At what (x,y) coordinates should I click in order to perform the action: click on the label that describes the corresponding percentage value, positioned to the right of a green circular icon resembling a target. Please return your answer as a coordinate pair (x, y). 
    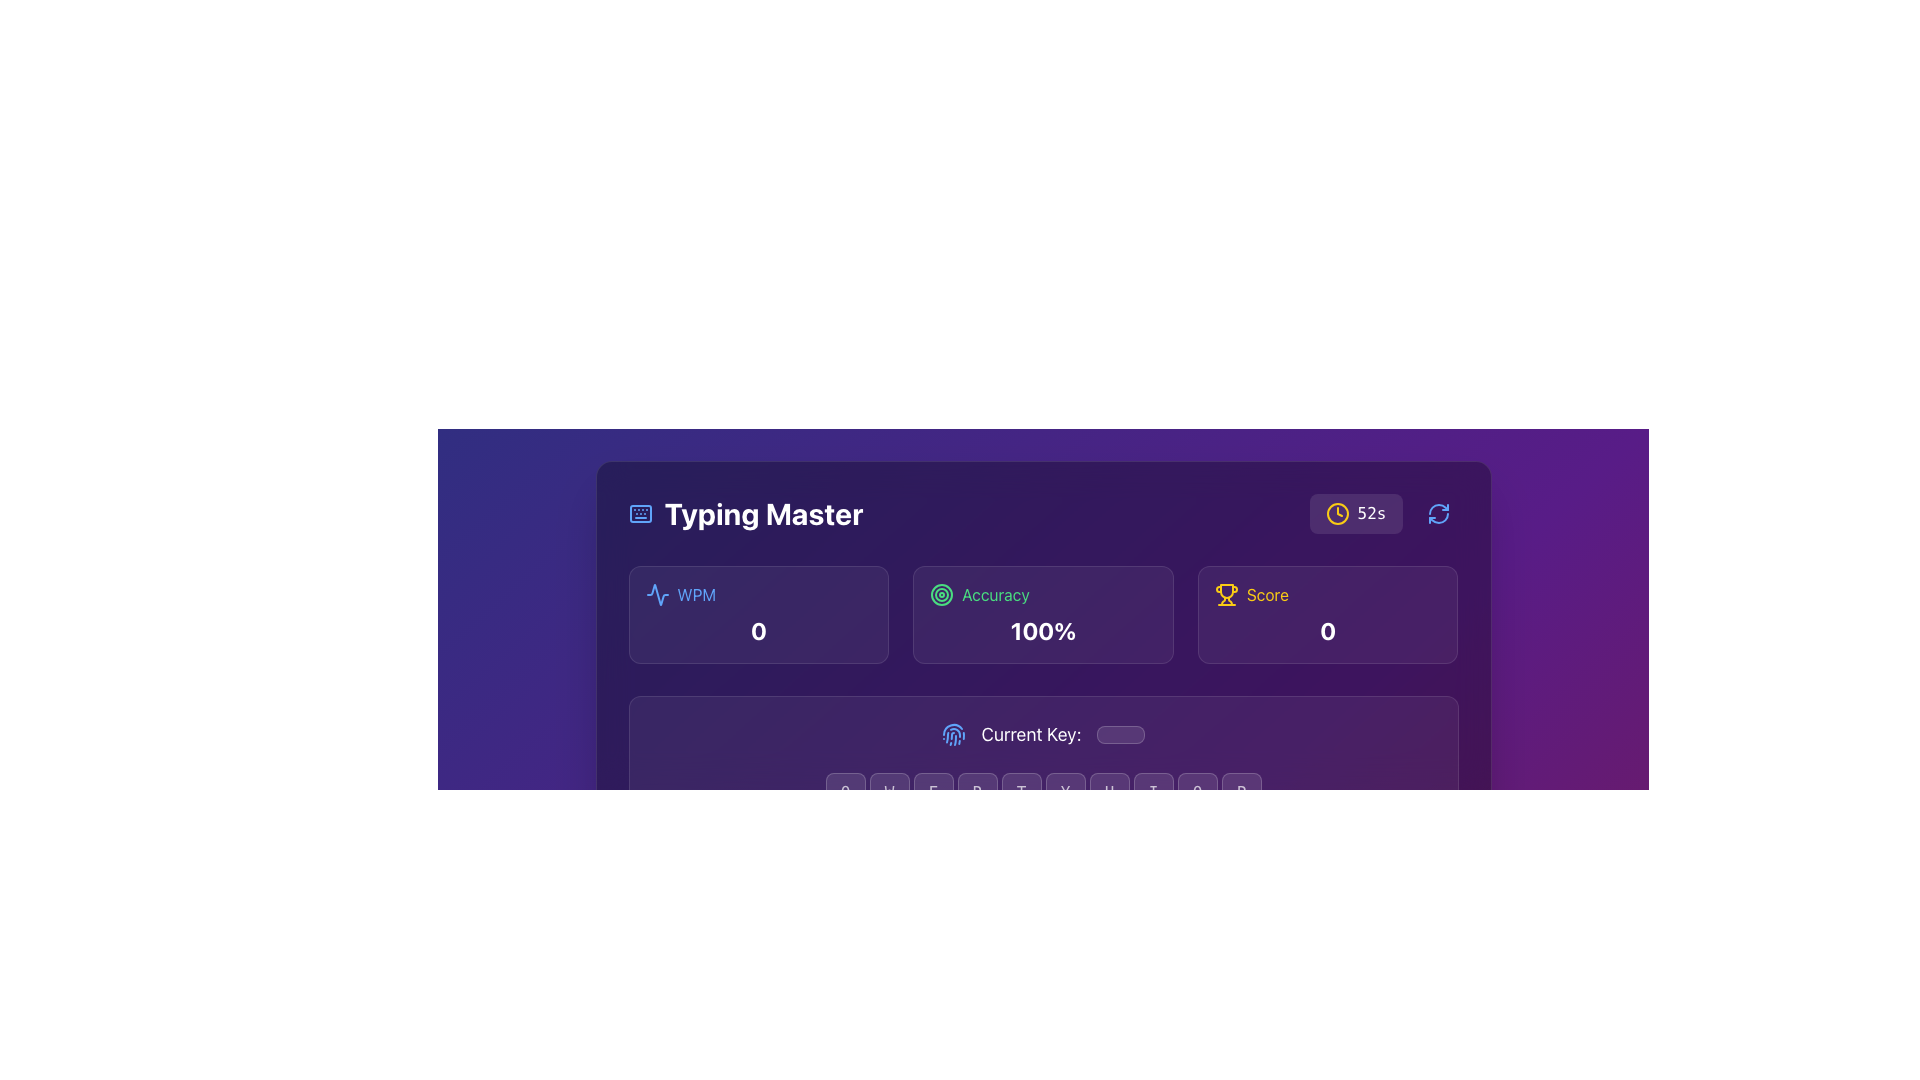
    Looking at the image, I should click on (995, 593).